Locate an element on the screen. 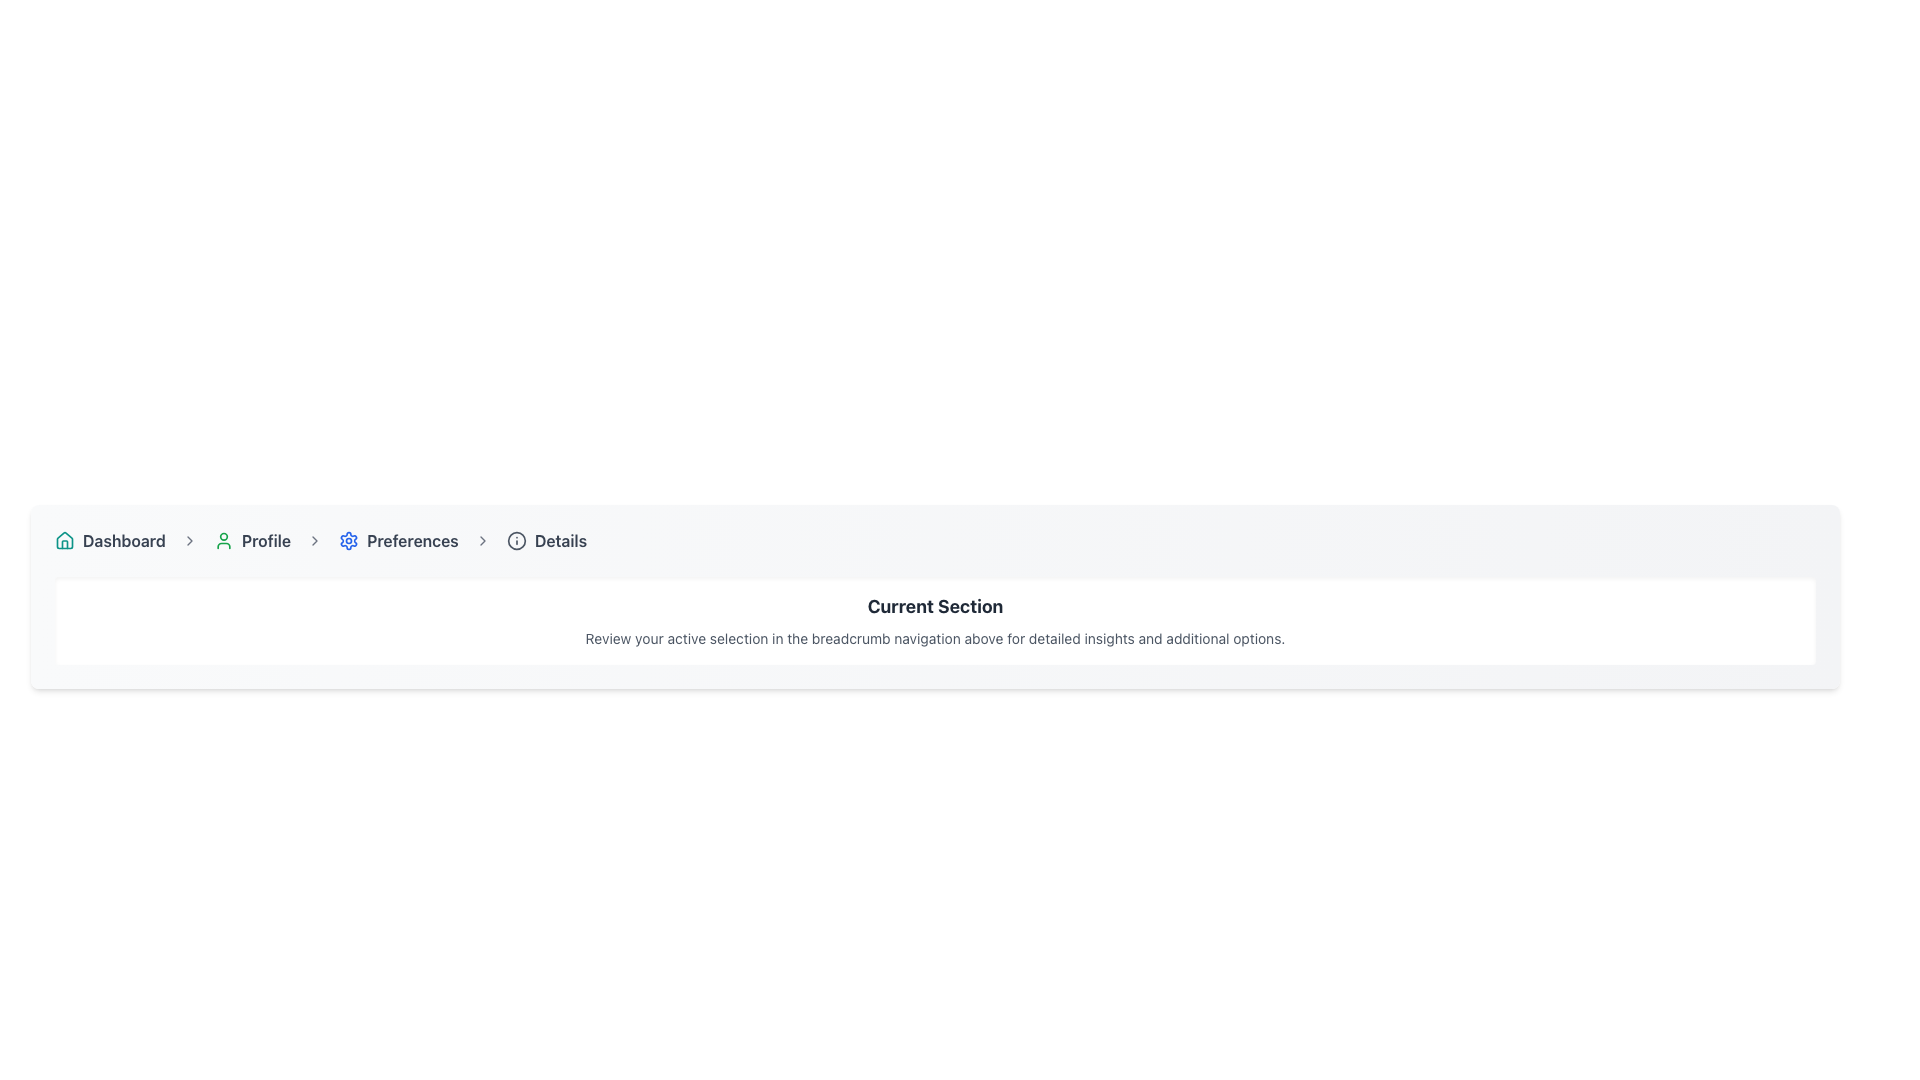 The width and height of the screenshot is (1920, 1080). information displayed in the Informational panel that has a white background and contains the text 'Current Section' in bold, dark gray font is located at coordinates (934, 620).